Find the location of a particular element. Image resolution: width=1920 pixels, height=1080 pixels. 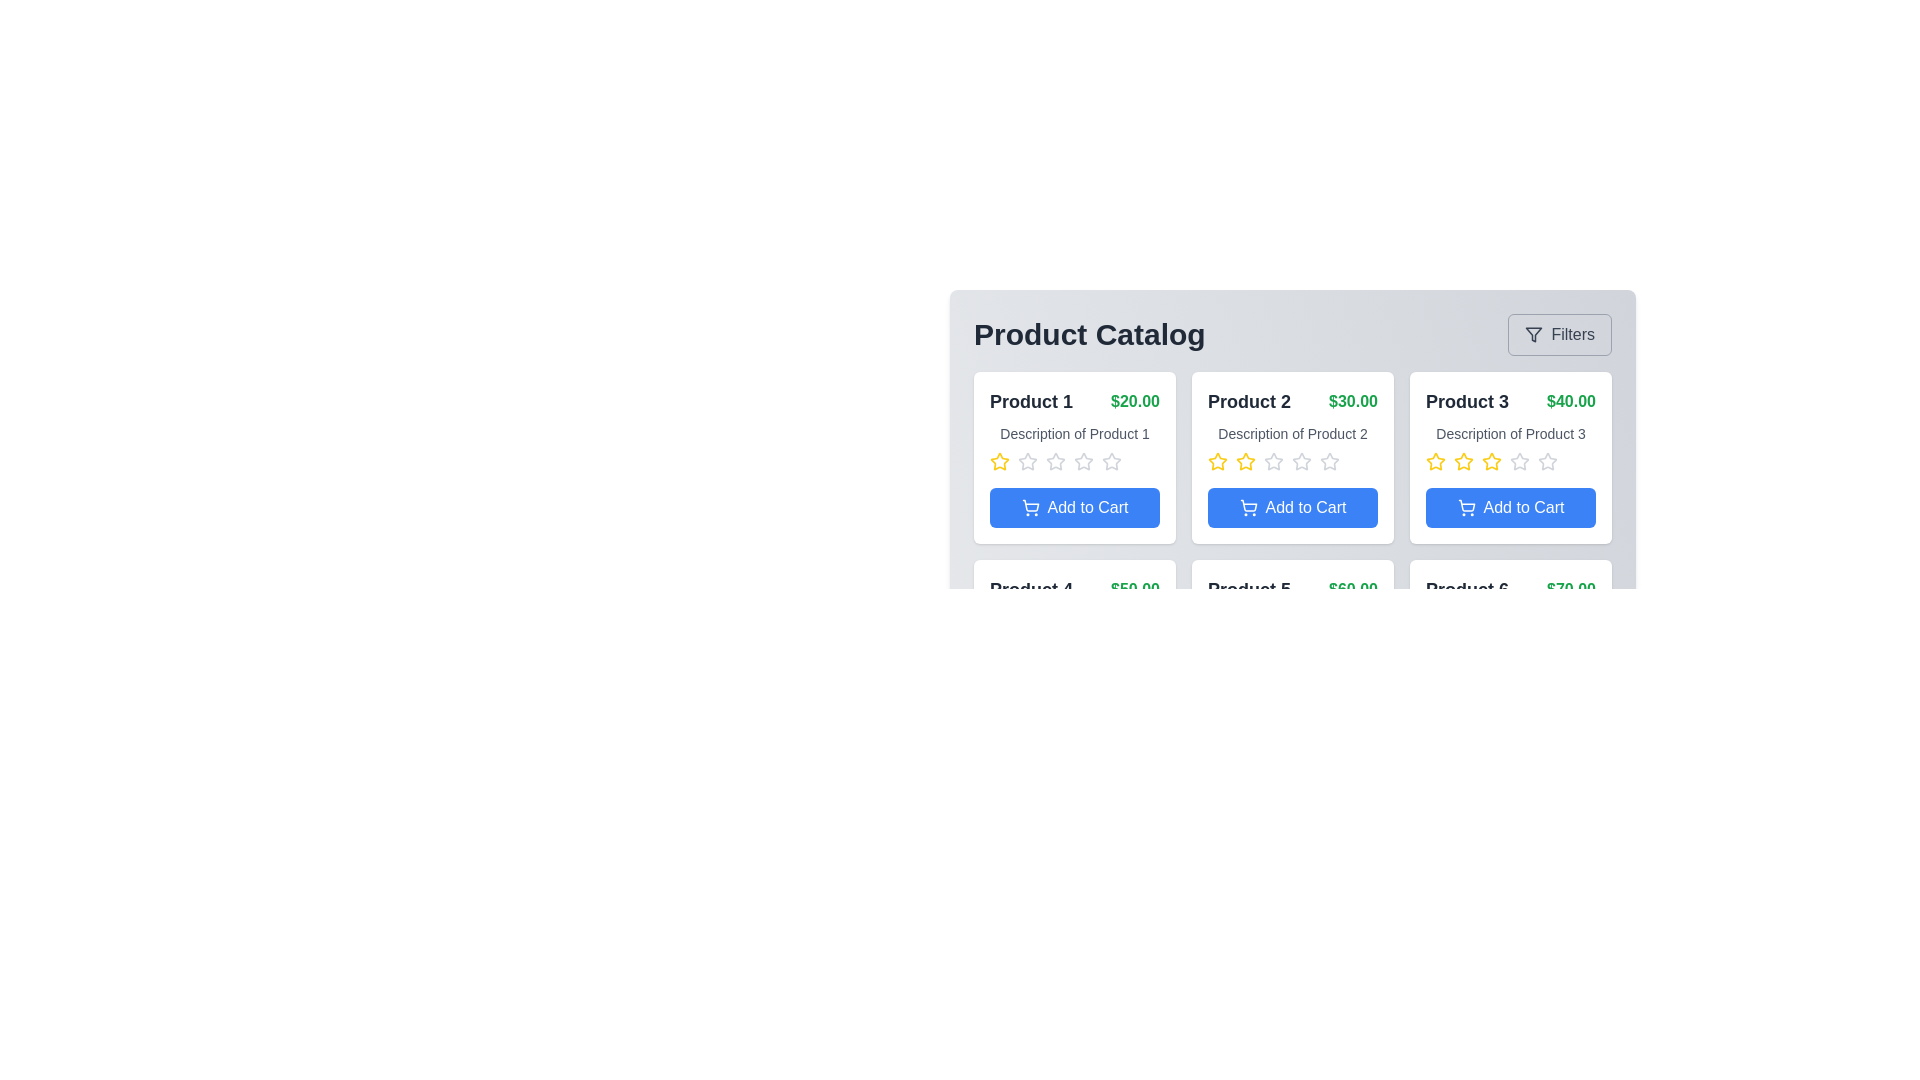

the product name labeled Product 1 to view its details is located at coordinates (1031, 401).